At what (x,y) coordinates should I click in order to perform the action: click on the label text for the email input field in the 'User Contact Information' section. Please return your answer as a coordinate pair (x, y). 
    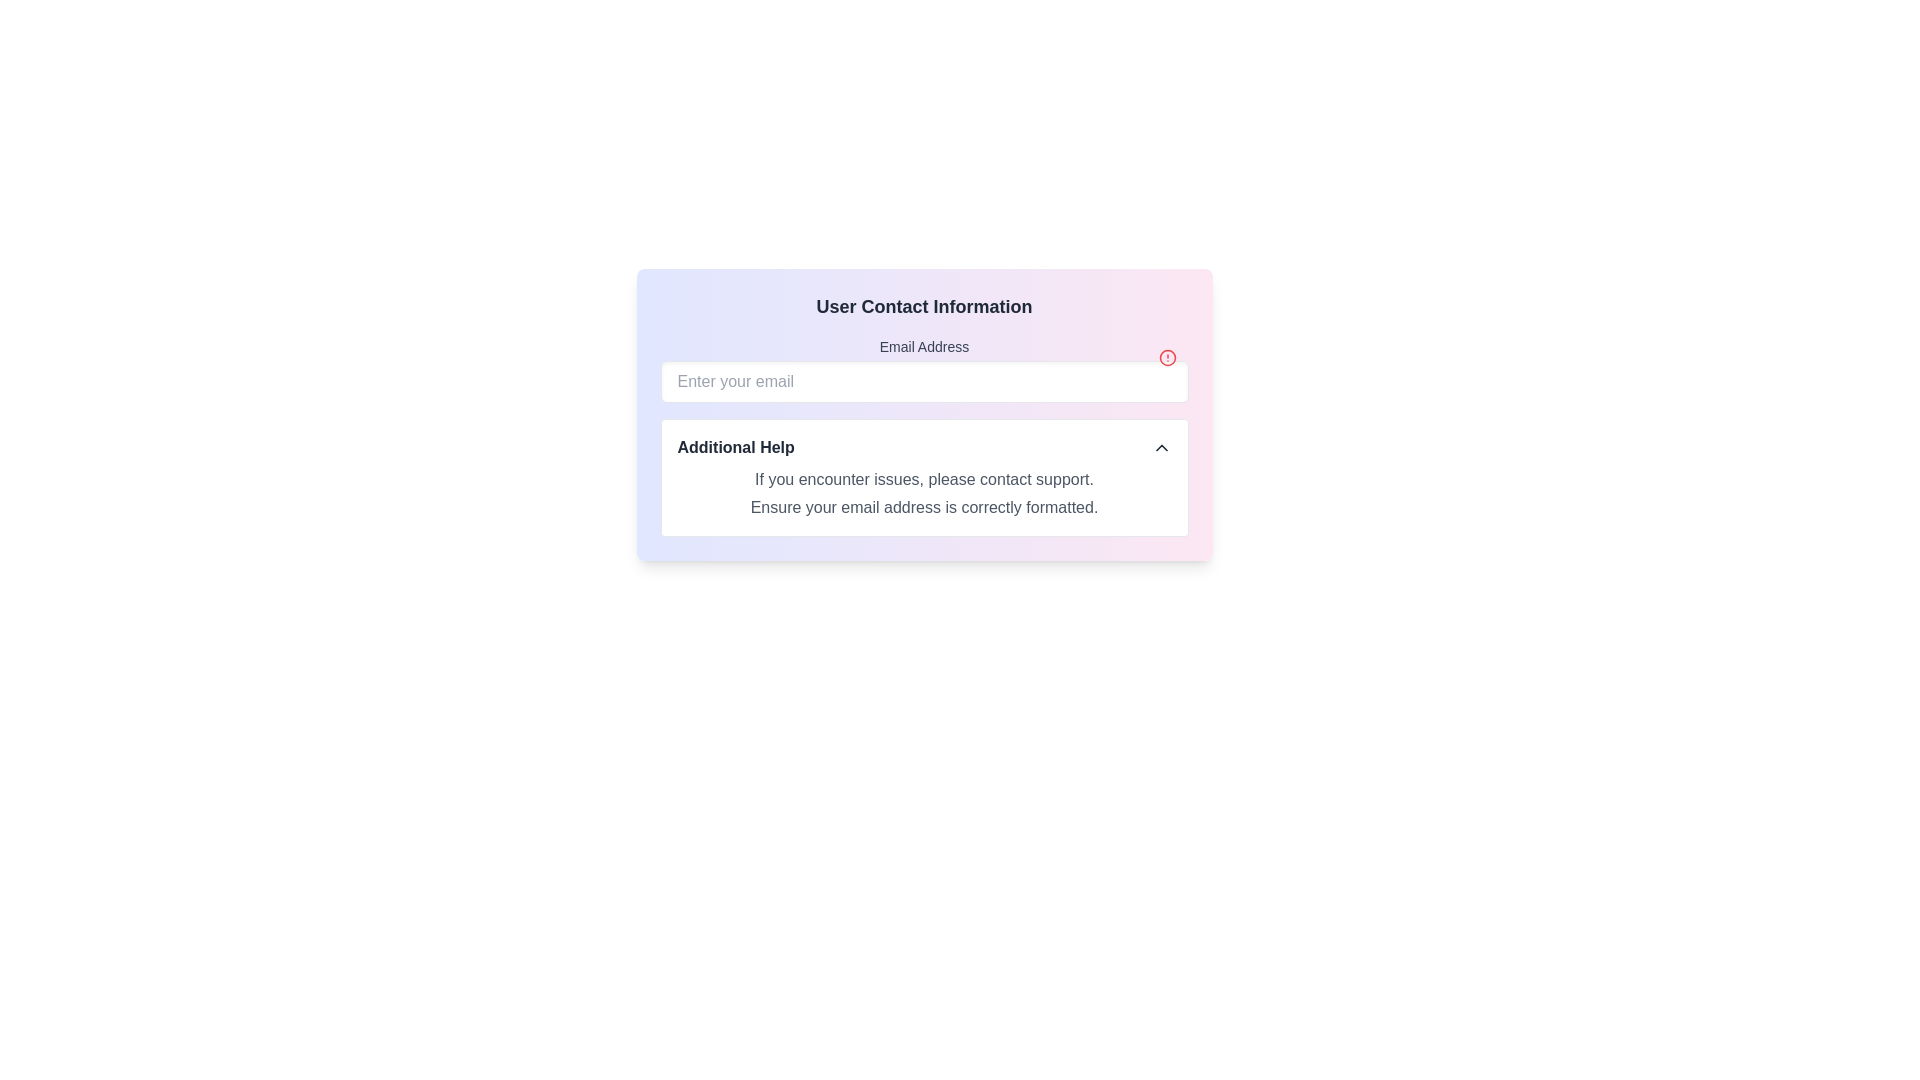
    Looking at the image, I should click on (923, 346).